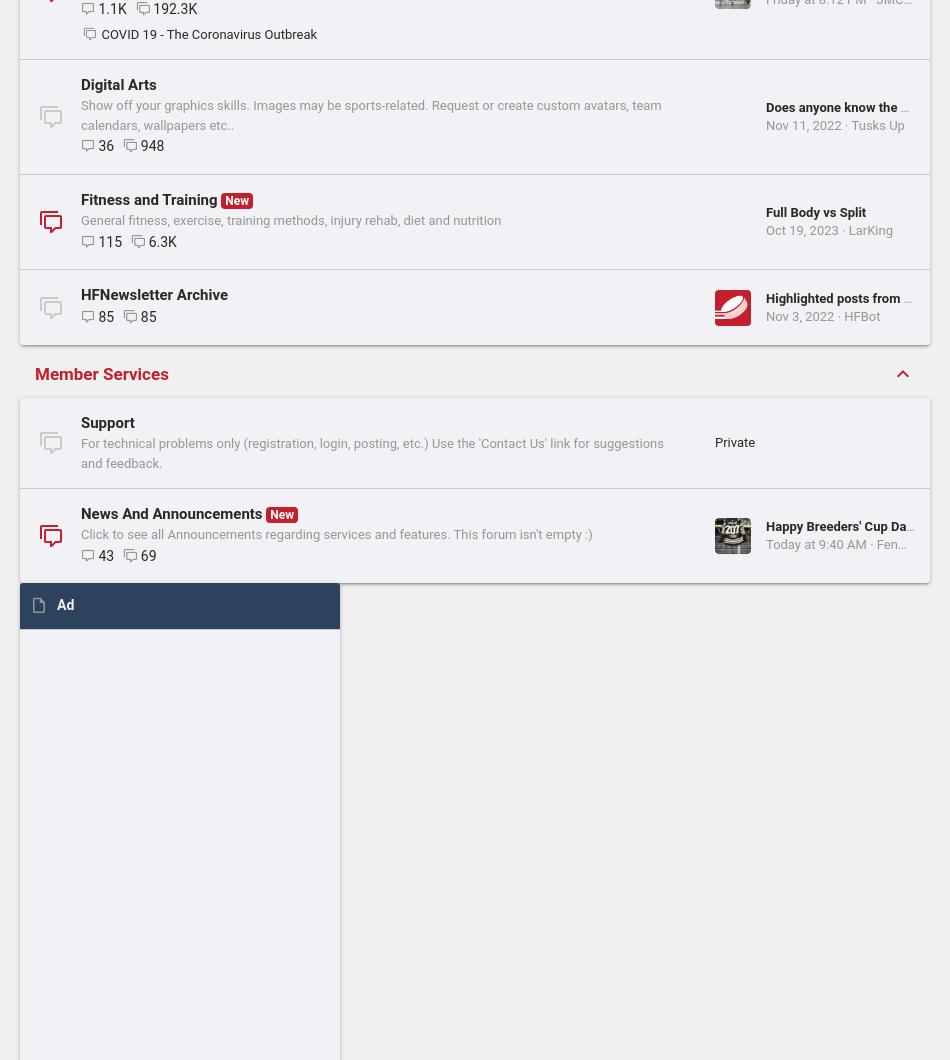 The height and width of the screenshot is (1060, 950). Describe the element at coordinates (143, 204) in the screenshot. I see `'Mixed Martial Arts'` at that location.